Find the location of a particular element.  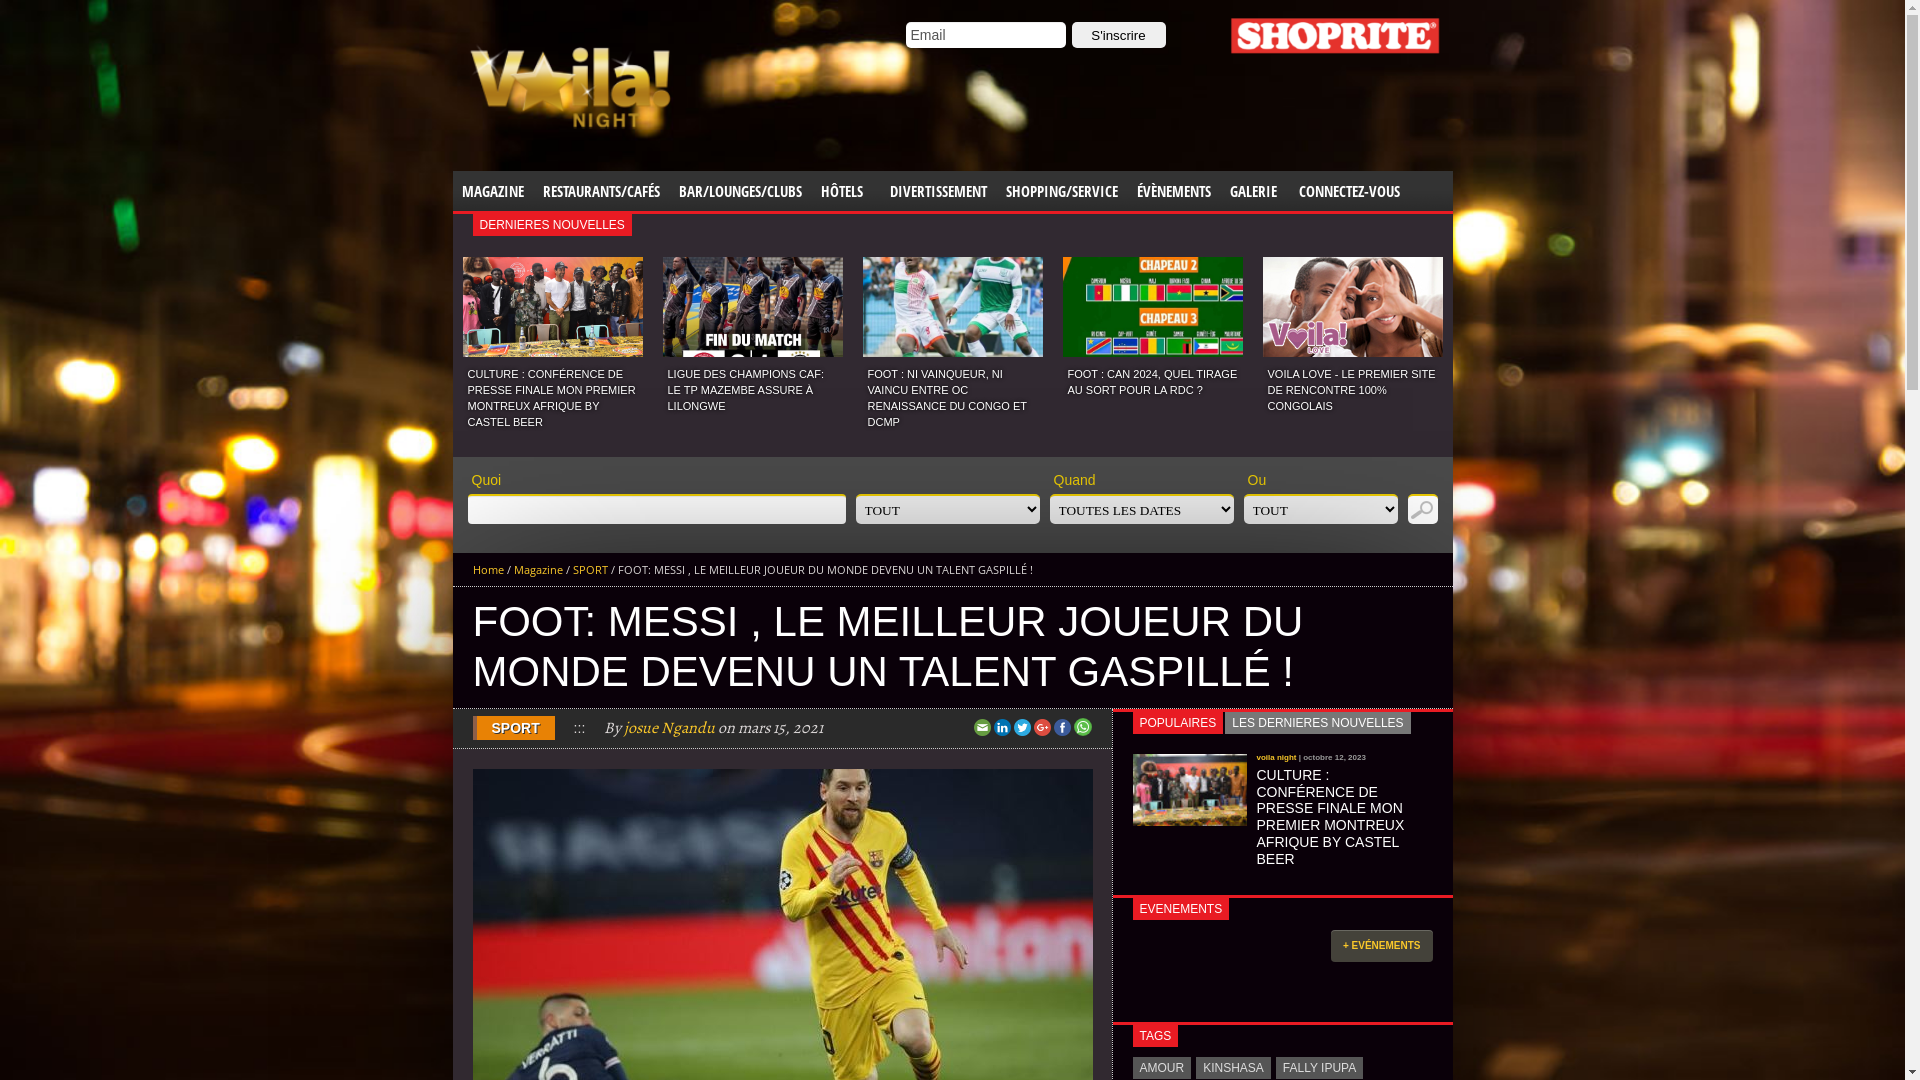

'Magazine' is located at coordinates (538, 569).